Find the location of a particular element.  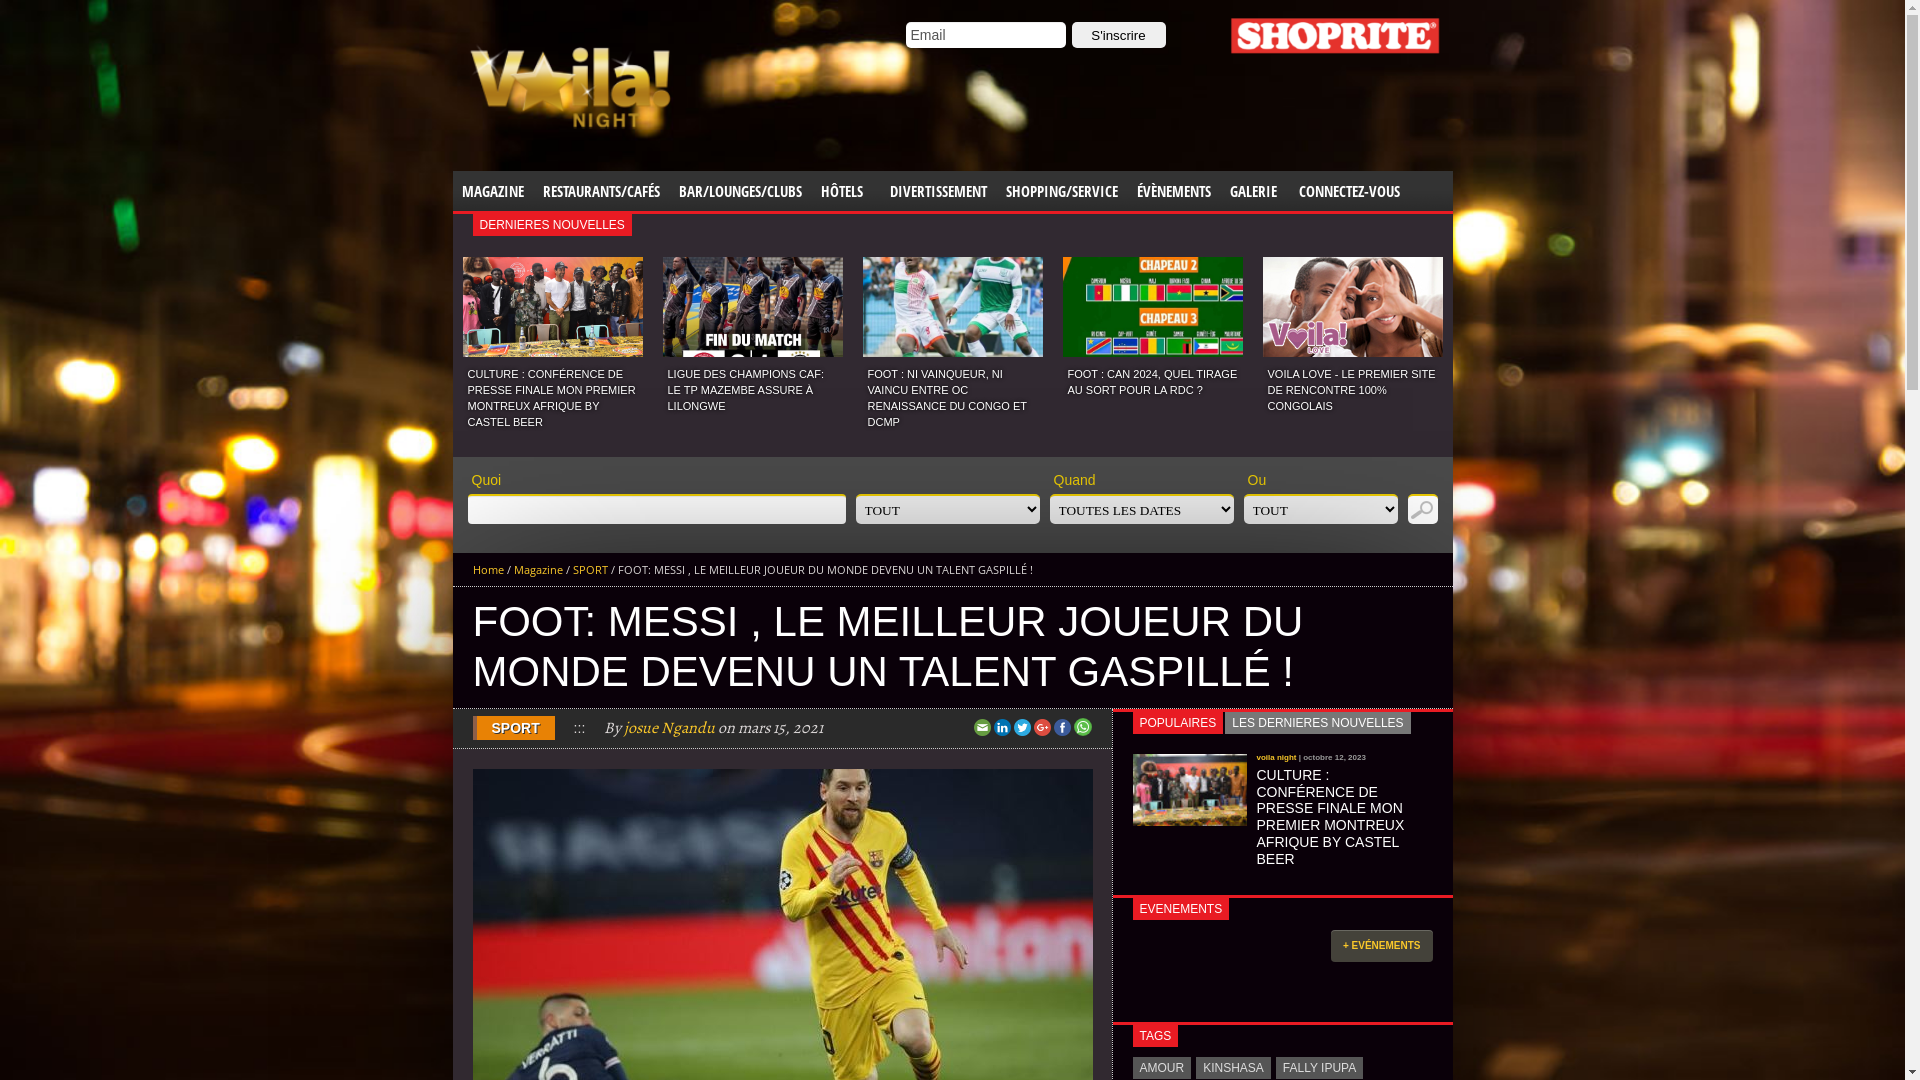

'Magazine' is located at coordinates (538, 569).